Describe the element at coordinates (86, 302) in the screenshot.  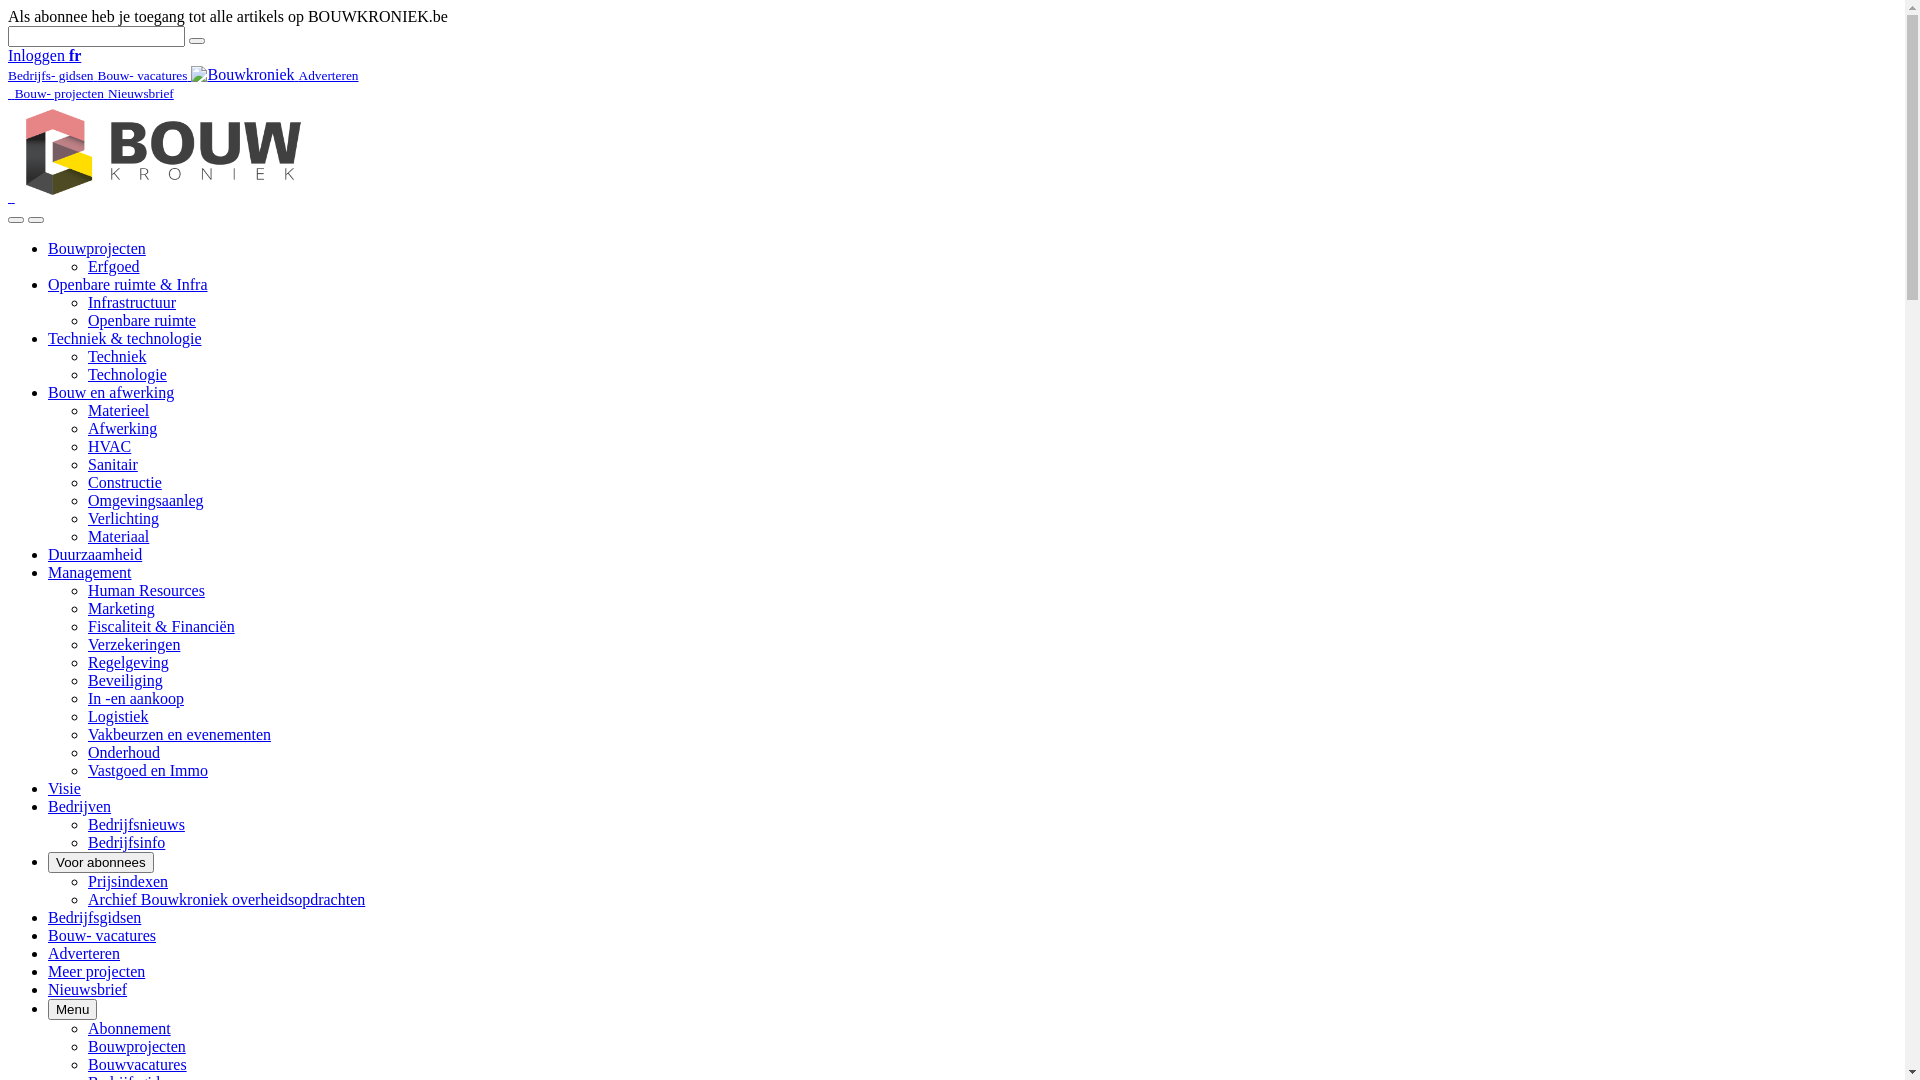
I see `'Infrastructuur'` at that location.